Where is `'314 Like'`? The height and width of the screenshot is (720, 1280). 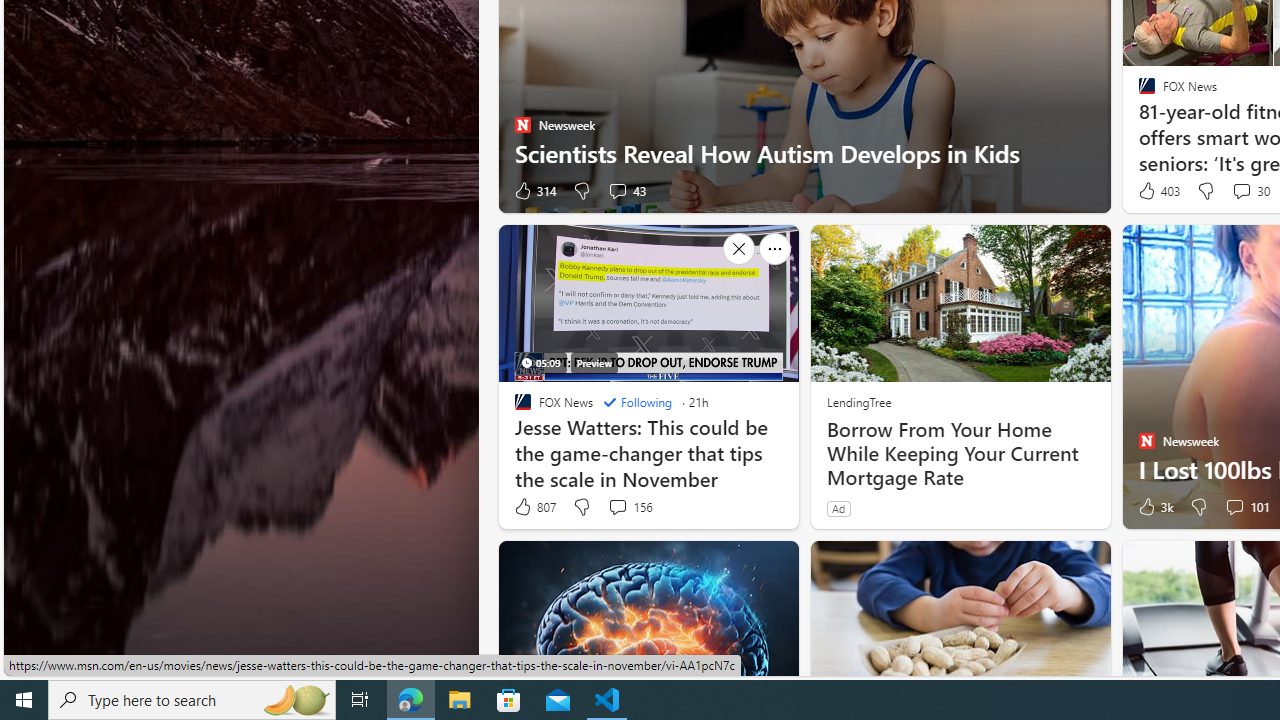
'314 Like' is located at coordinates (534, 191).